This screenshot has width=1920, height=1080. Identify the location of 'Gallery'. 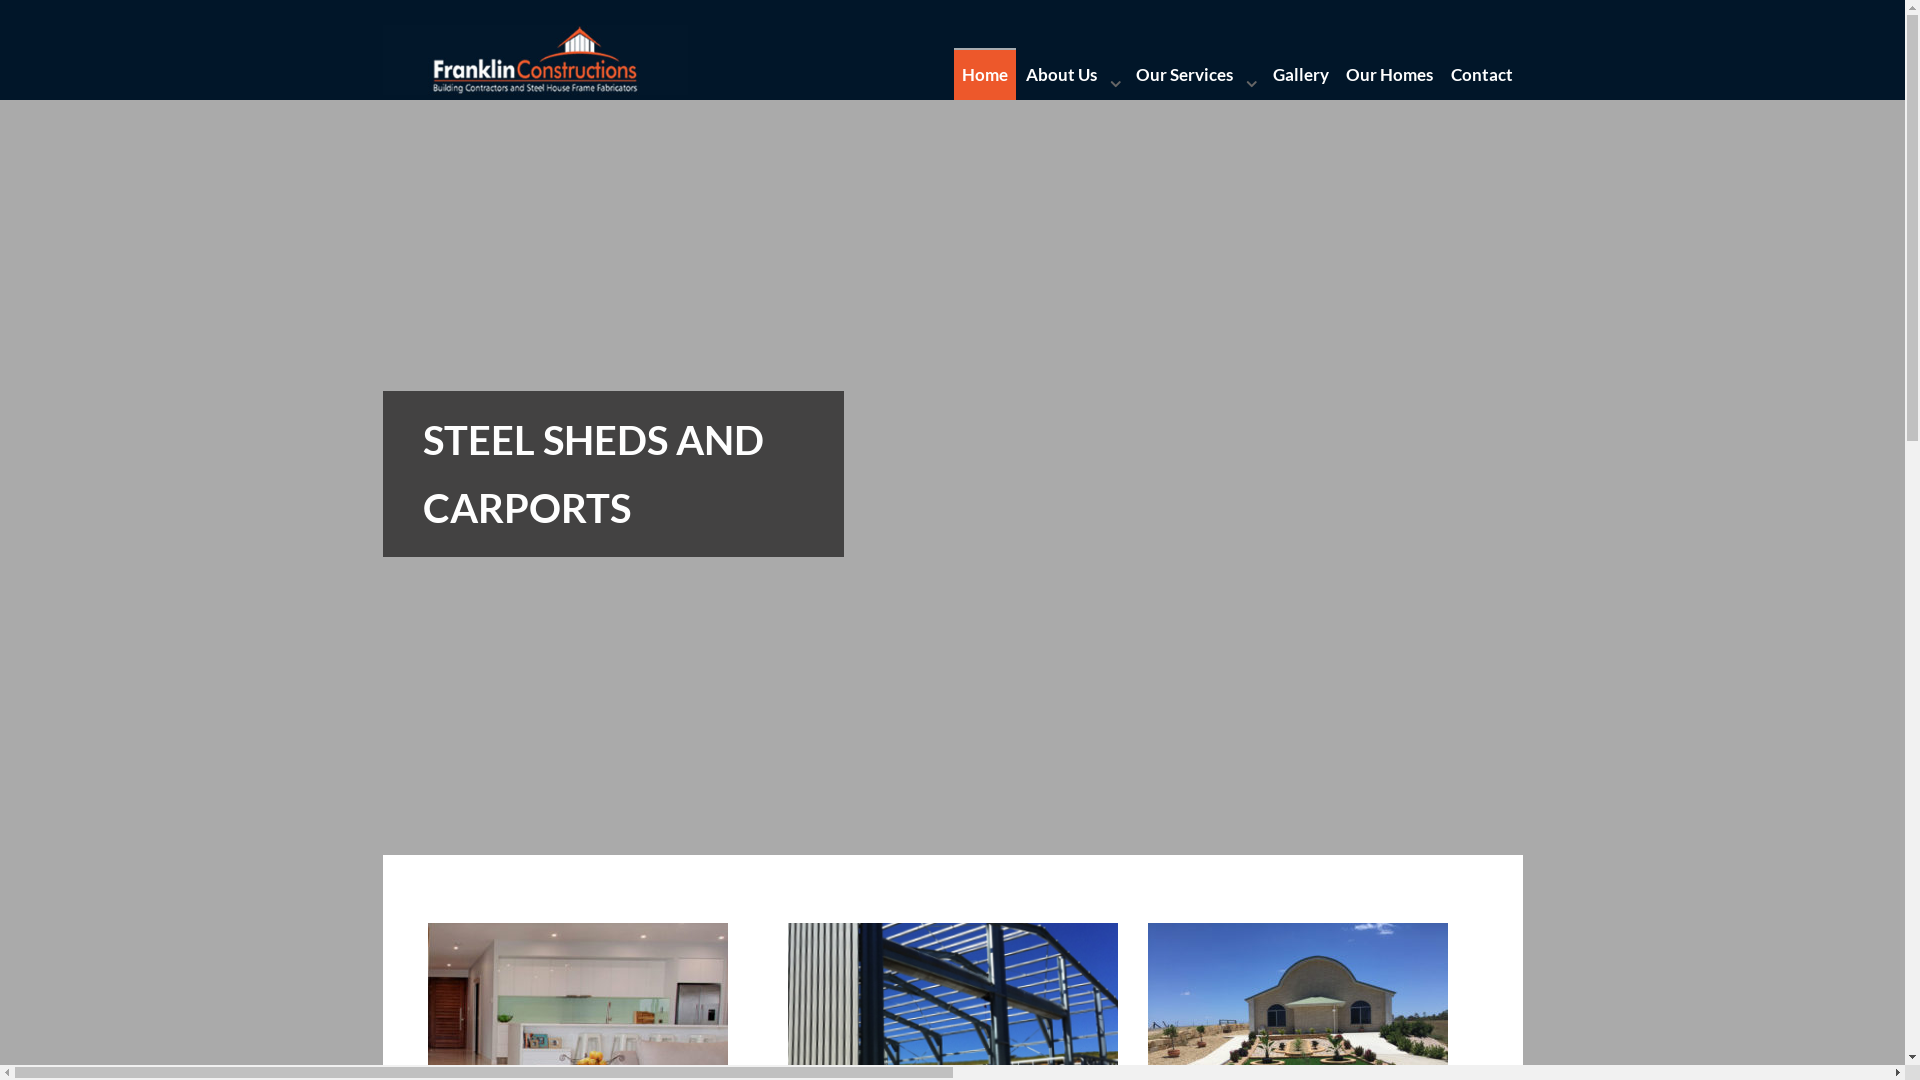
(1300, 73).